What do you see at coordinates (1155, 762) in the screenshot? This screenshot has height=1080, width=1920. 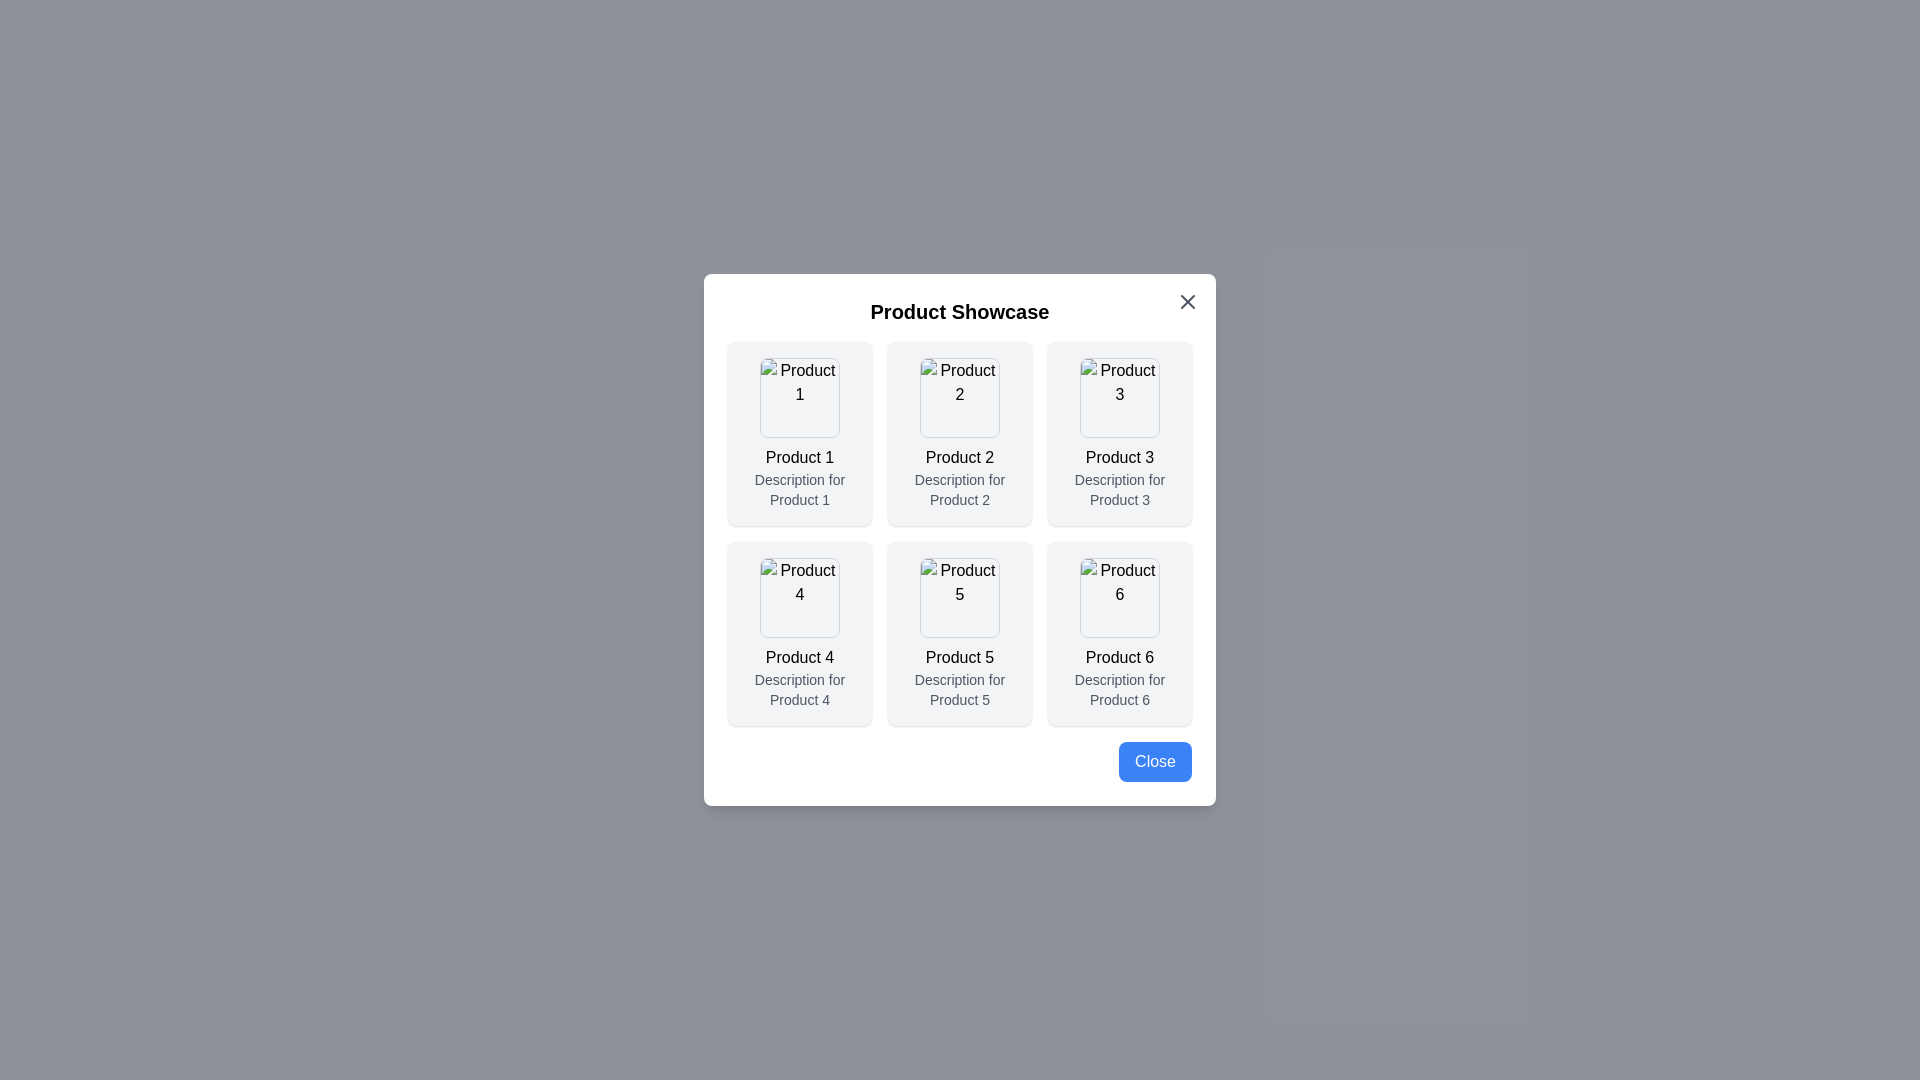 I see `'Close' button located at the bottom-right of the dialog` at bounding box center [1155, 762].